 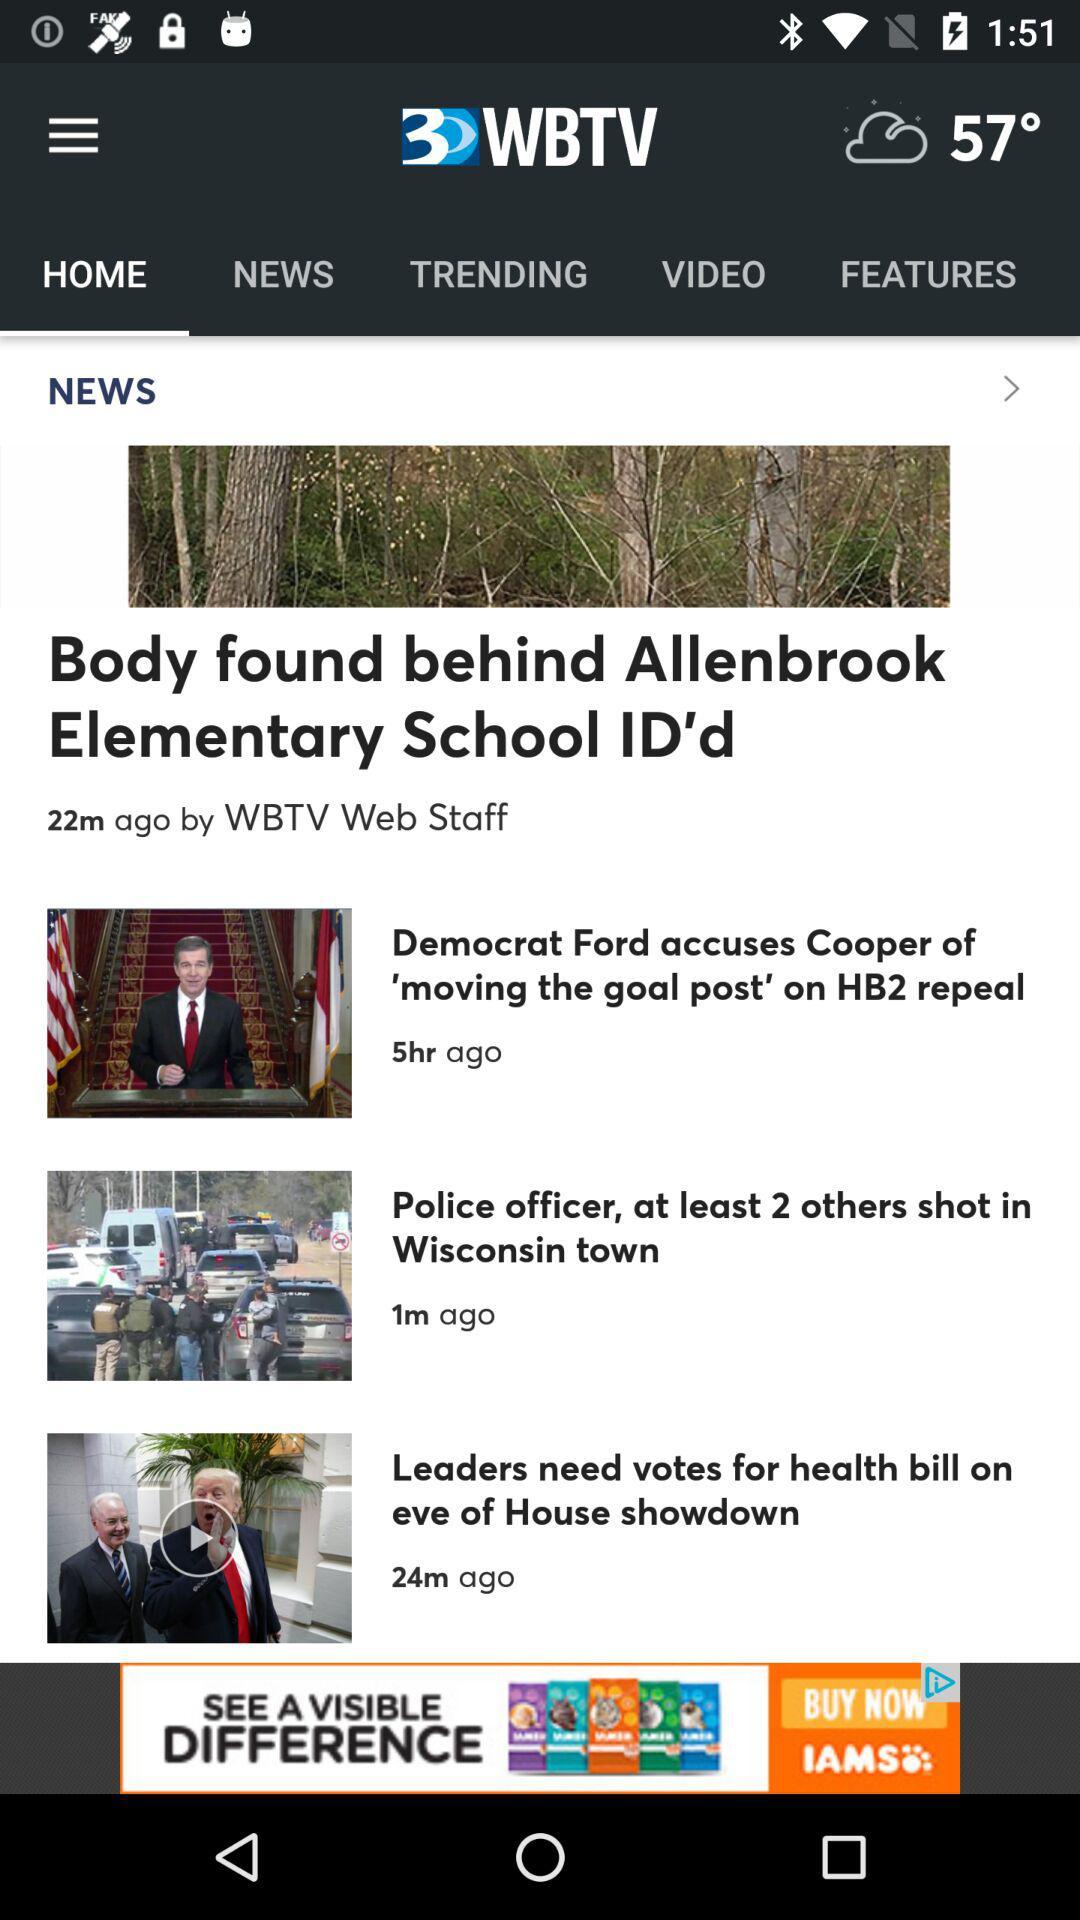 What do you see at coordinates (540, 1727) in the screenshot?
I see `advertisement` at bounding box center [540, 1727].